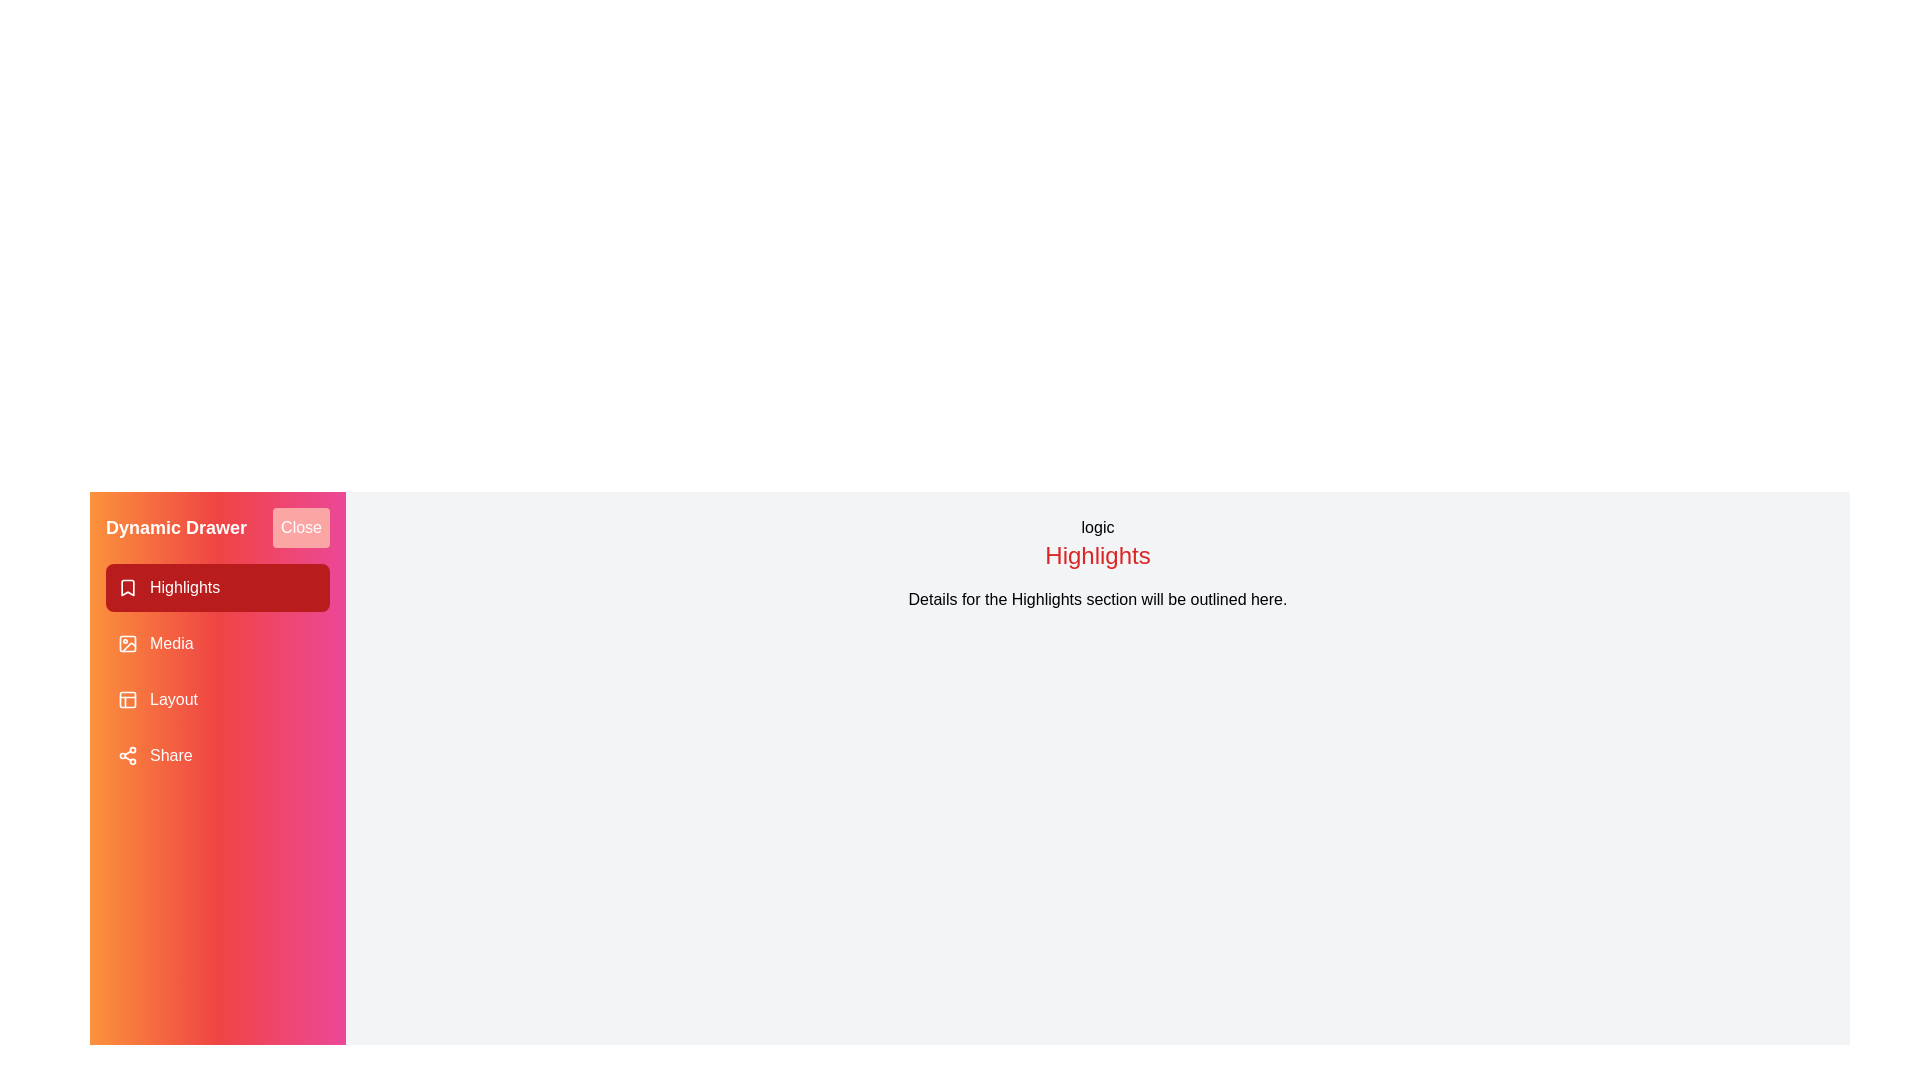 This screenshot has height=1080, width=1920. Describe the element at coordinates (300, 527) in the screenshot. I see `'Close' button to toggle the drawer visibility` at that location.